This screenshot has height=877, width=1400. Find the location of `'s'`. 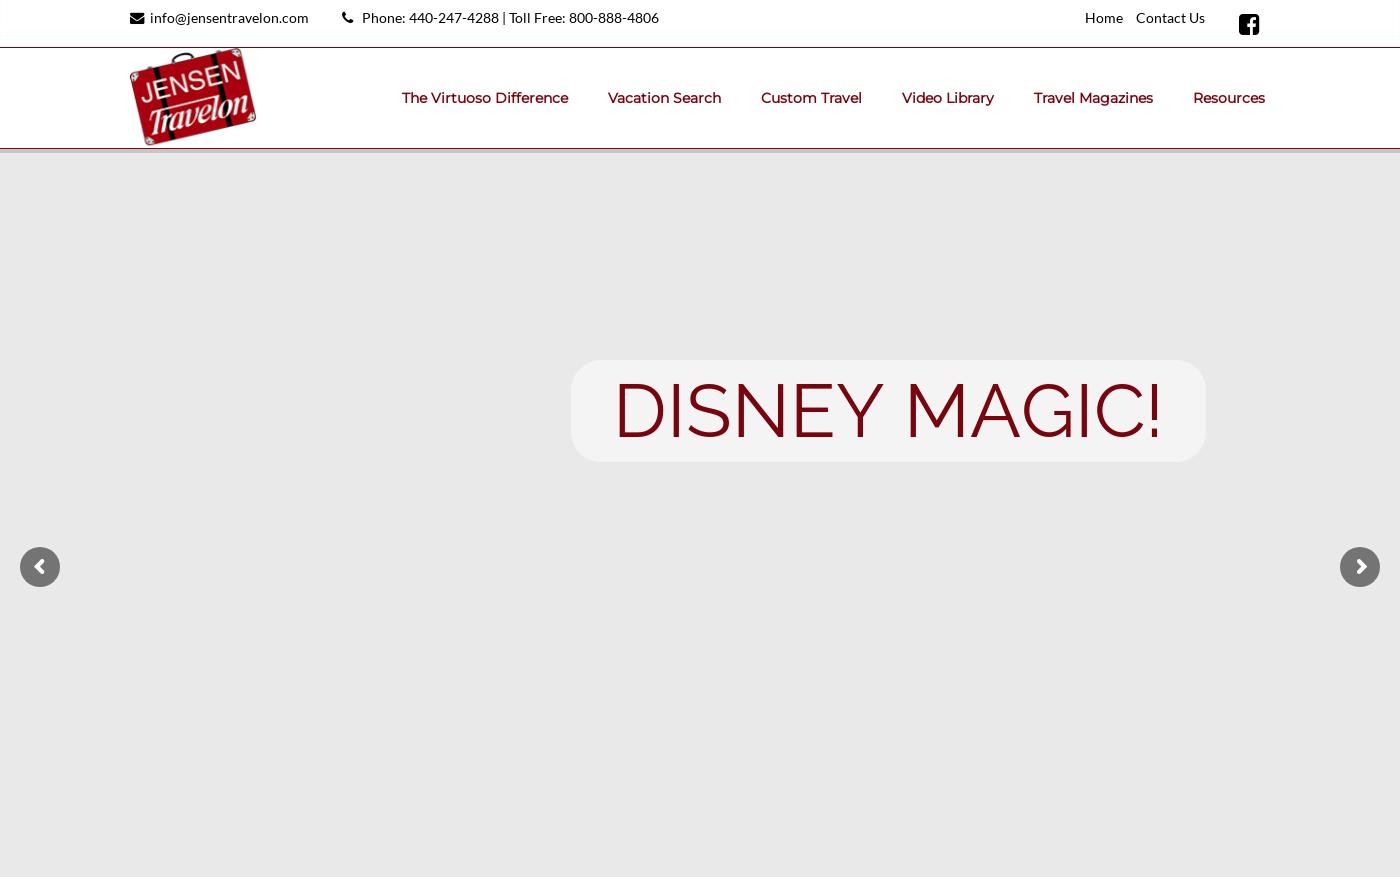

's' is located at coordinates (707, 409).